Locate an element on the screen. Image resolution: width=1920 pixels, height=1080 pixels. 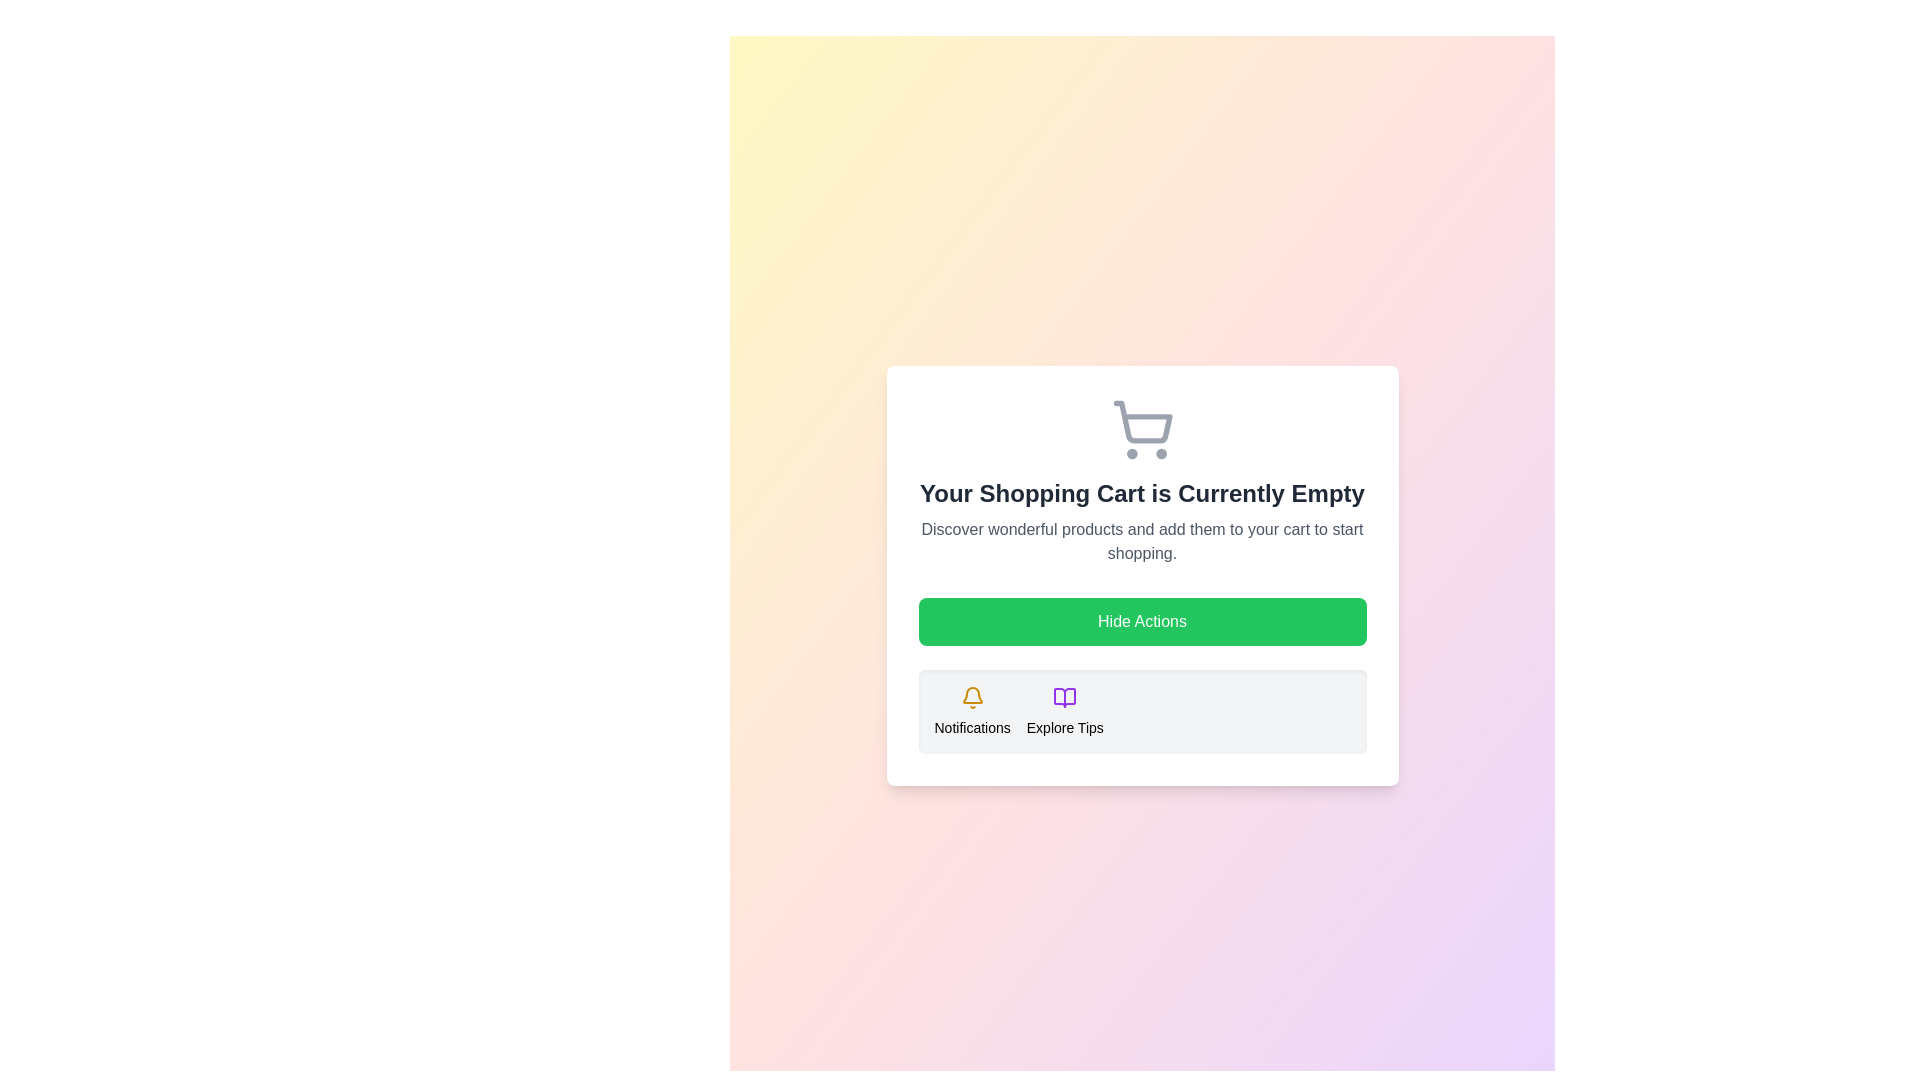
the shopping cart icon, which is a gray minimalist design with two circular wheels, located centrally above the text 'Your Shopping Cart is Currently Empty.' is located at coordinates (1142, 428).